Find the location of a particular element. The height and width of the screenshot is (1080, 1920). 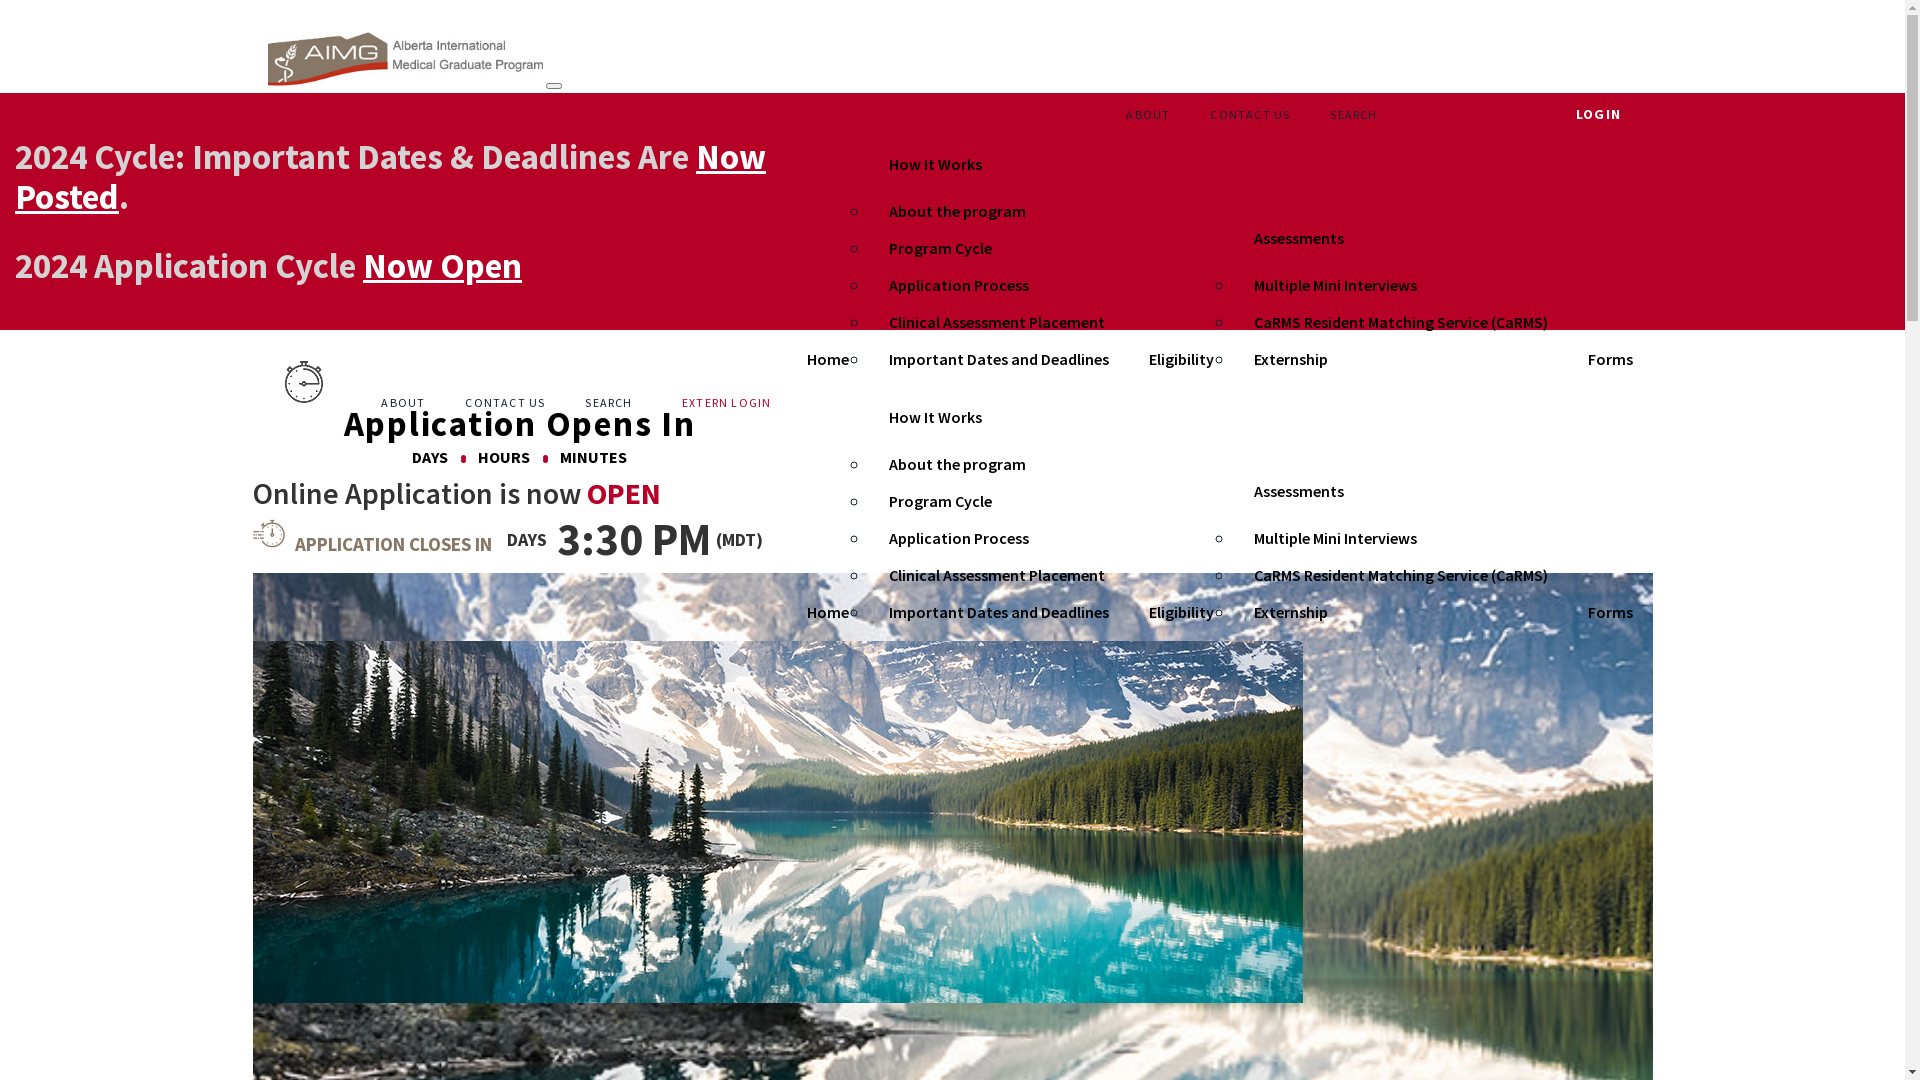

'LOGIN' is located at coordinates (1597, 114).